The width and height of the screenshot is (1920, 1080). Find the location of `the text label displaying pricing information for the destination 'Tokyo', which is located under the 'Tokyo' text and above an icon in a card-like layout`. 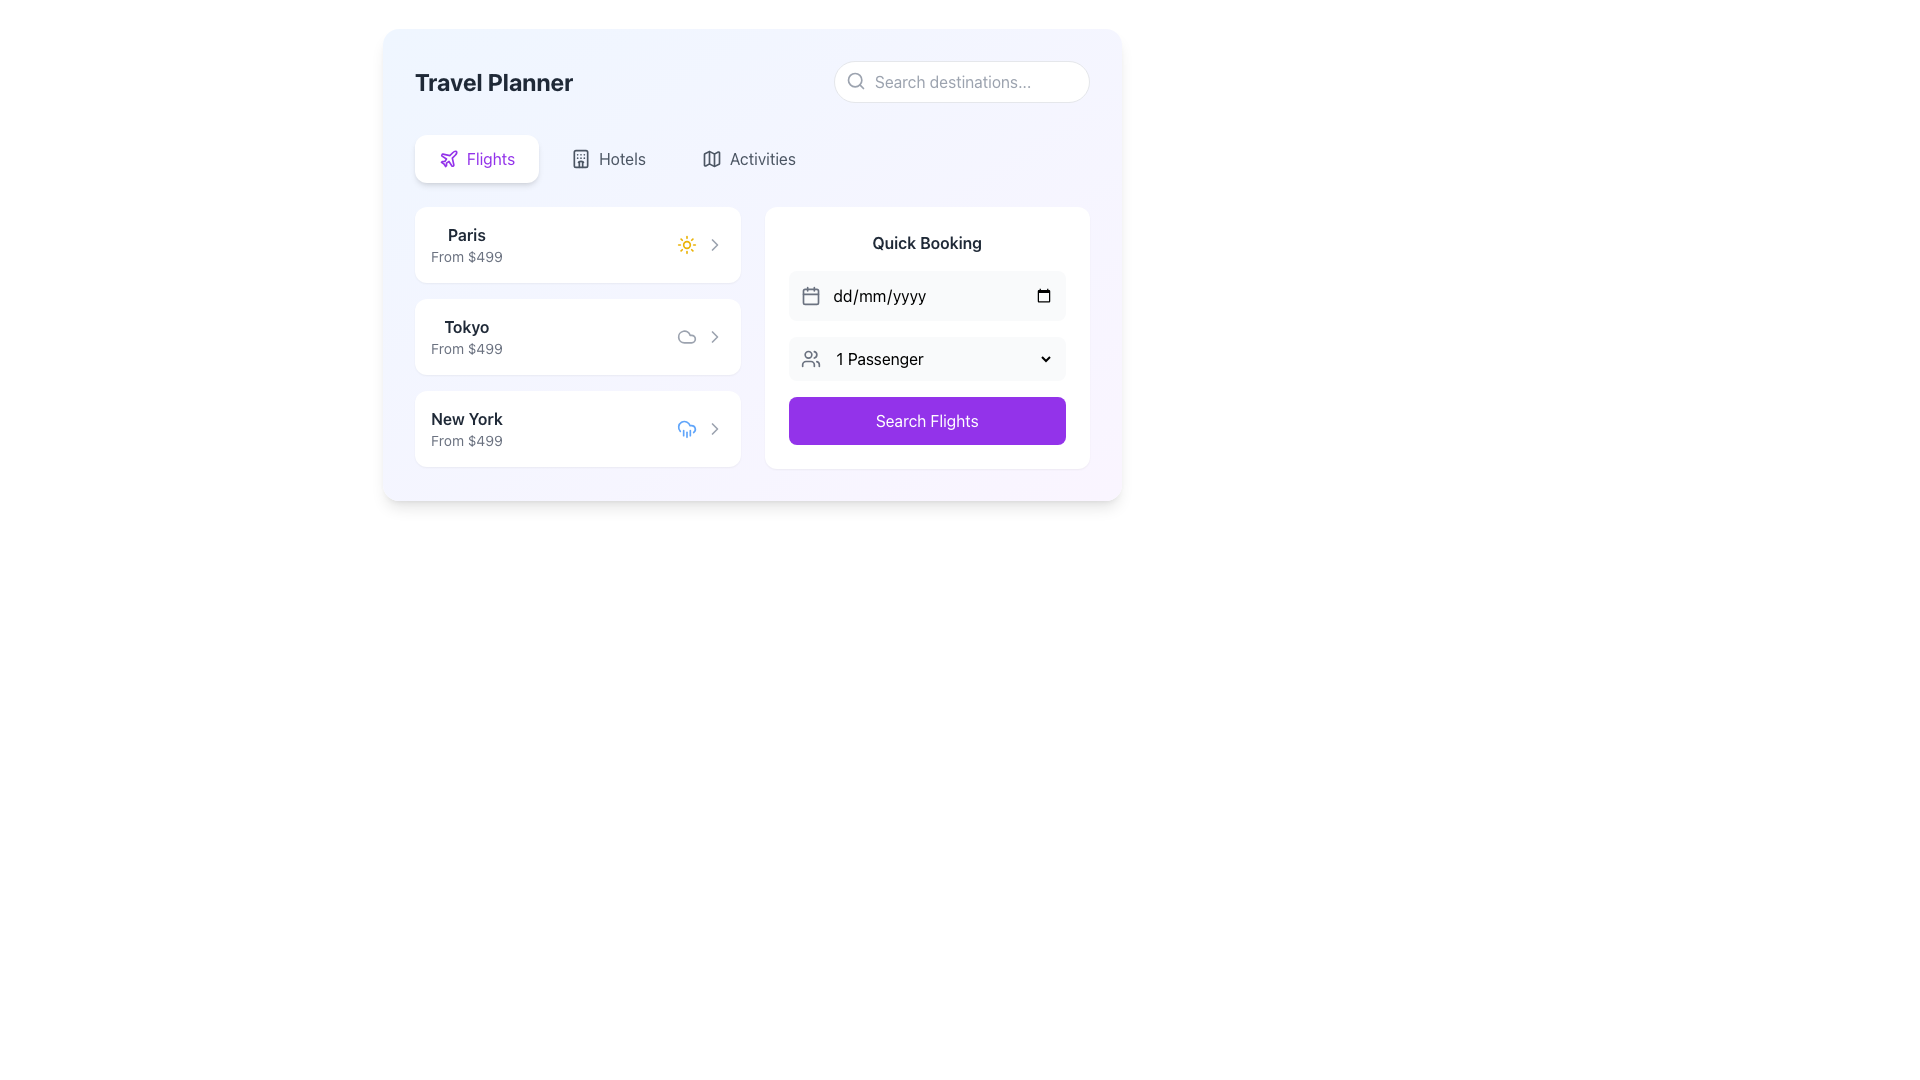

the text label displaying pricing information for the destination 'Tokyo', which is located under the 'Tokyo' text and above an icon in a card-like layout is located at coordinates (465, 347).